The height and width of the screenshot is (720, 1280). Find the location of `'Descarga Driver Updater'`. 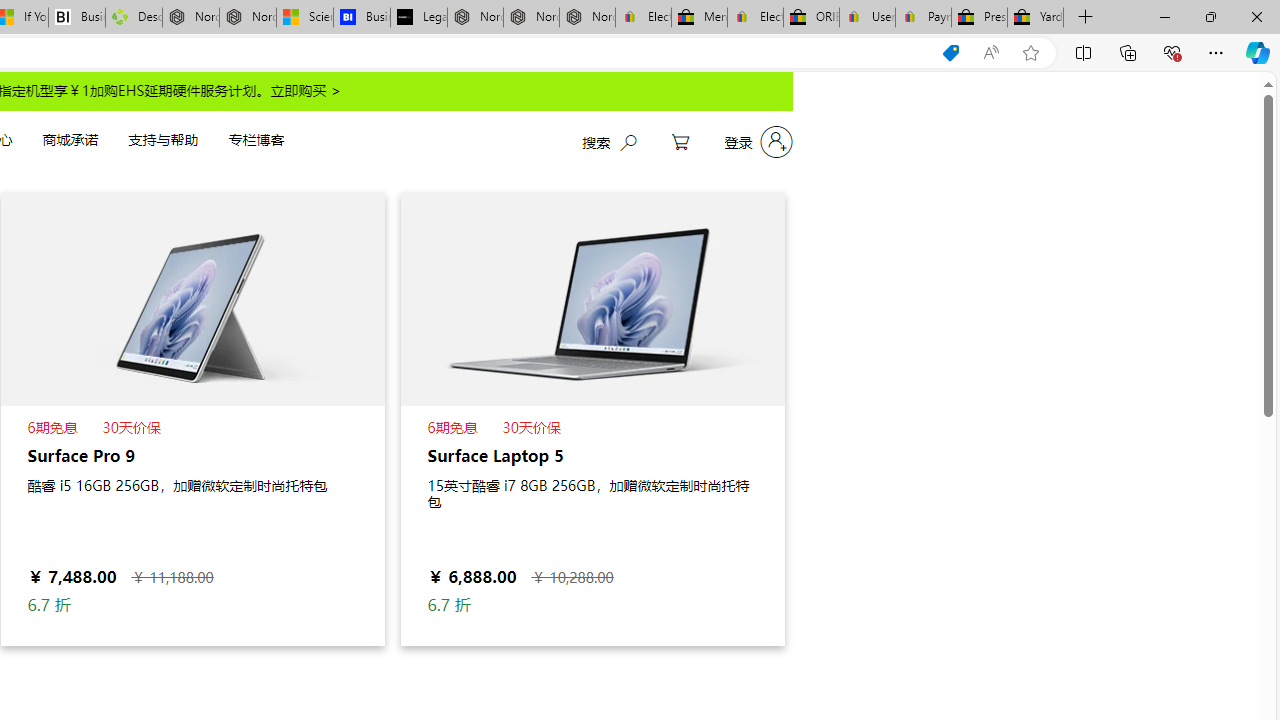

'Descarga Driver Updater' is located at coordinates (133, 17).